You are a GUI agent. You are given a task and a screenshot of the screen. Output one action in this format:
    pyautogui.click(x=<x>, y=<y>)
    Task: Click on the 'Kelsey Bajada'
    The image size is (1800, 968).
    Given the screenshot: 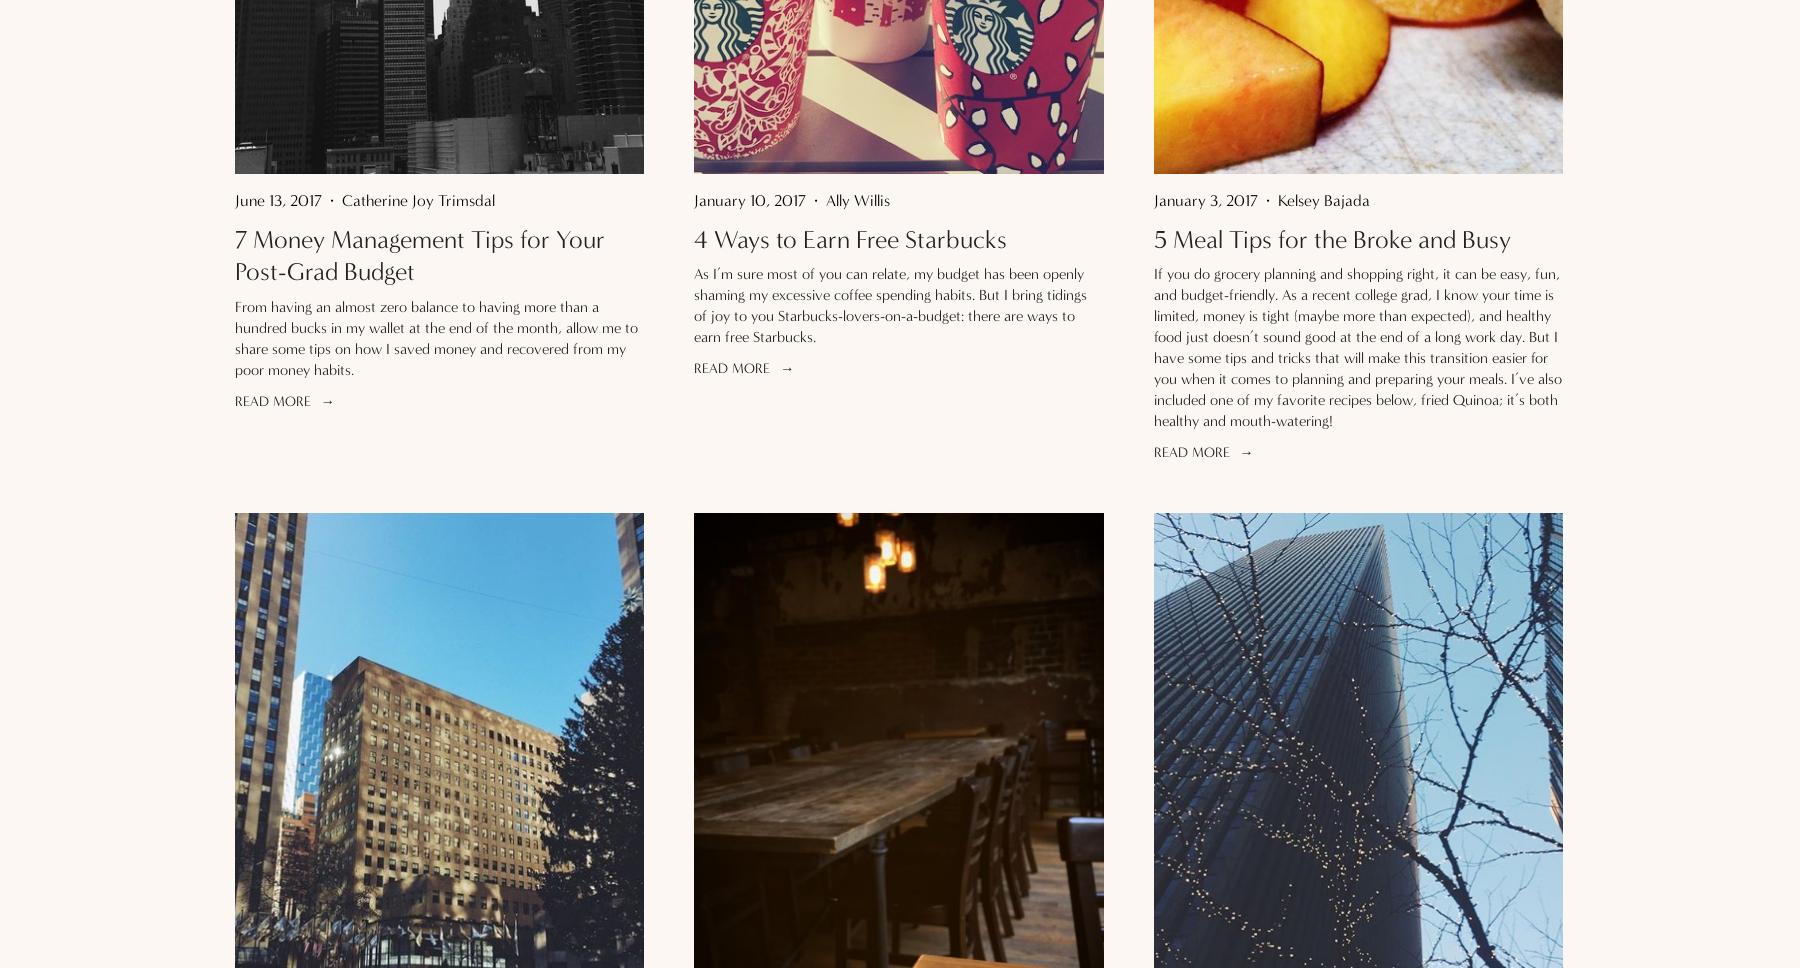 What is the action you would take?
    pyautogui.click(x=1323, y=199)
    